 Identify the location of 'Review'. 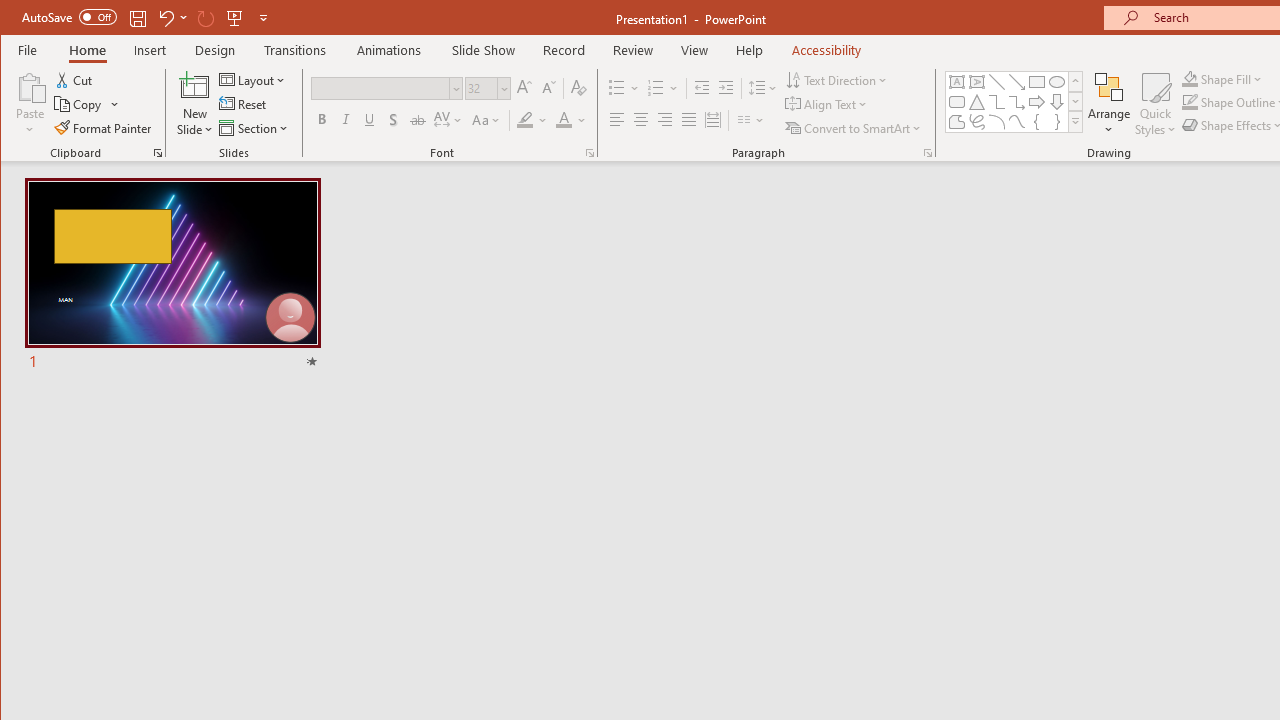
(631, 49).